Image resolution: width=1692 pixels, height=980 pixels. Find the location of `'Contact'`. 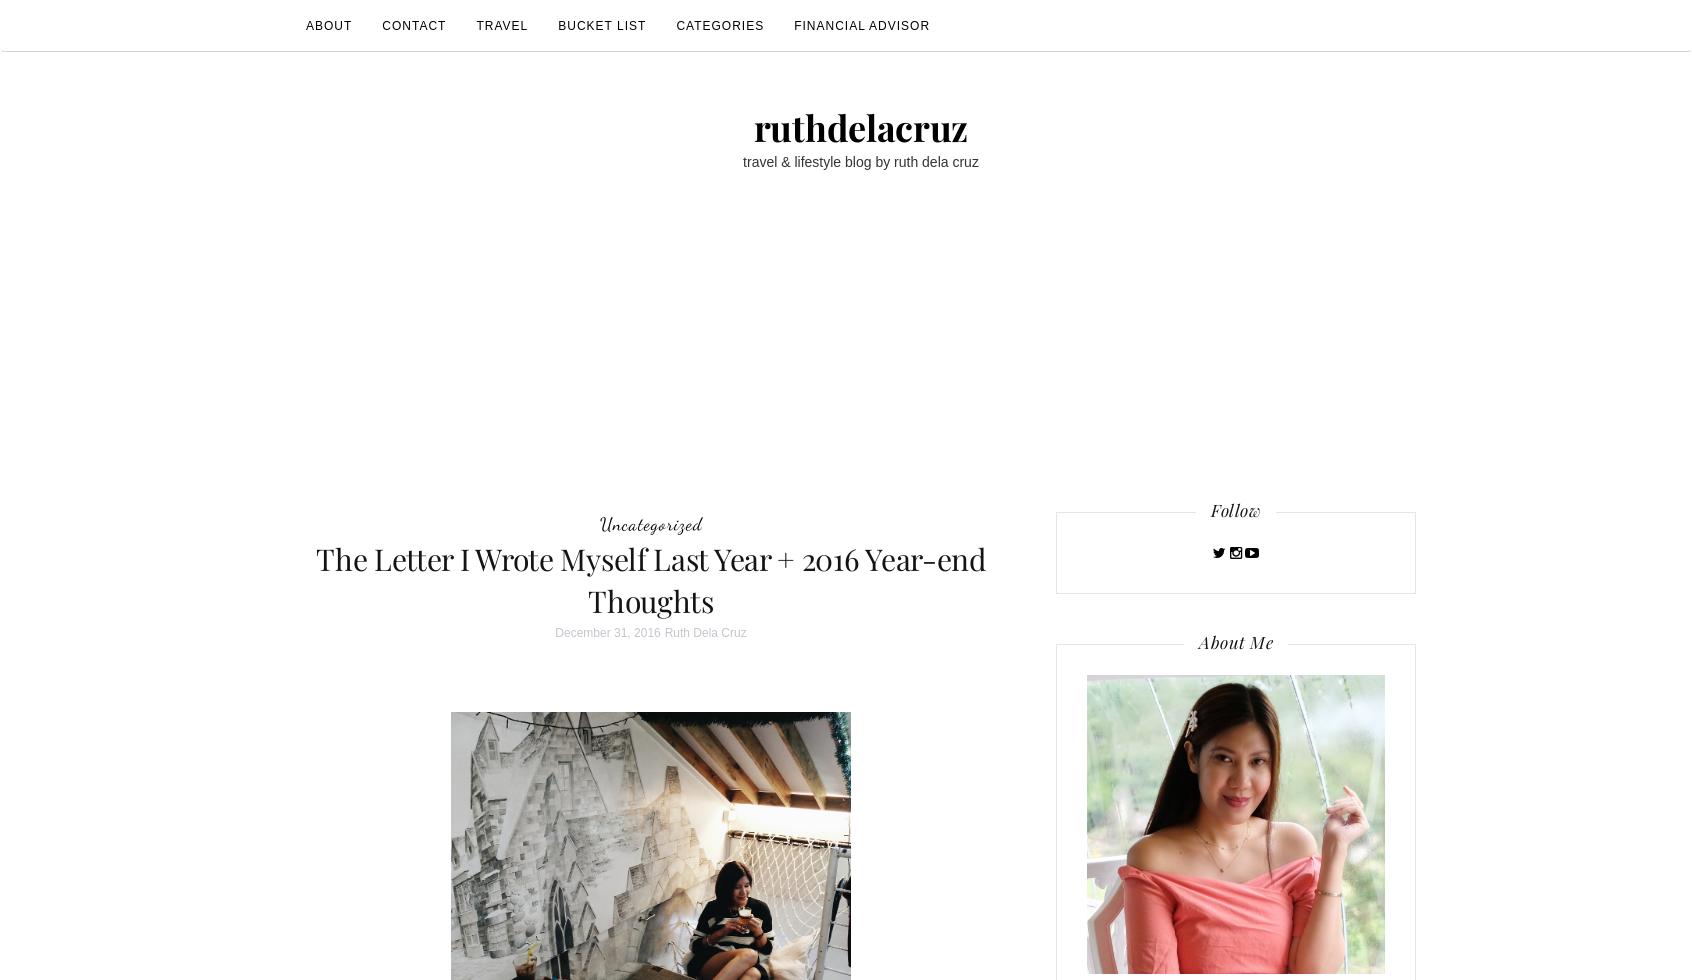

'Contact' is located at coordinates (414, 25).